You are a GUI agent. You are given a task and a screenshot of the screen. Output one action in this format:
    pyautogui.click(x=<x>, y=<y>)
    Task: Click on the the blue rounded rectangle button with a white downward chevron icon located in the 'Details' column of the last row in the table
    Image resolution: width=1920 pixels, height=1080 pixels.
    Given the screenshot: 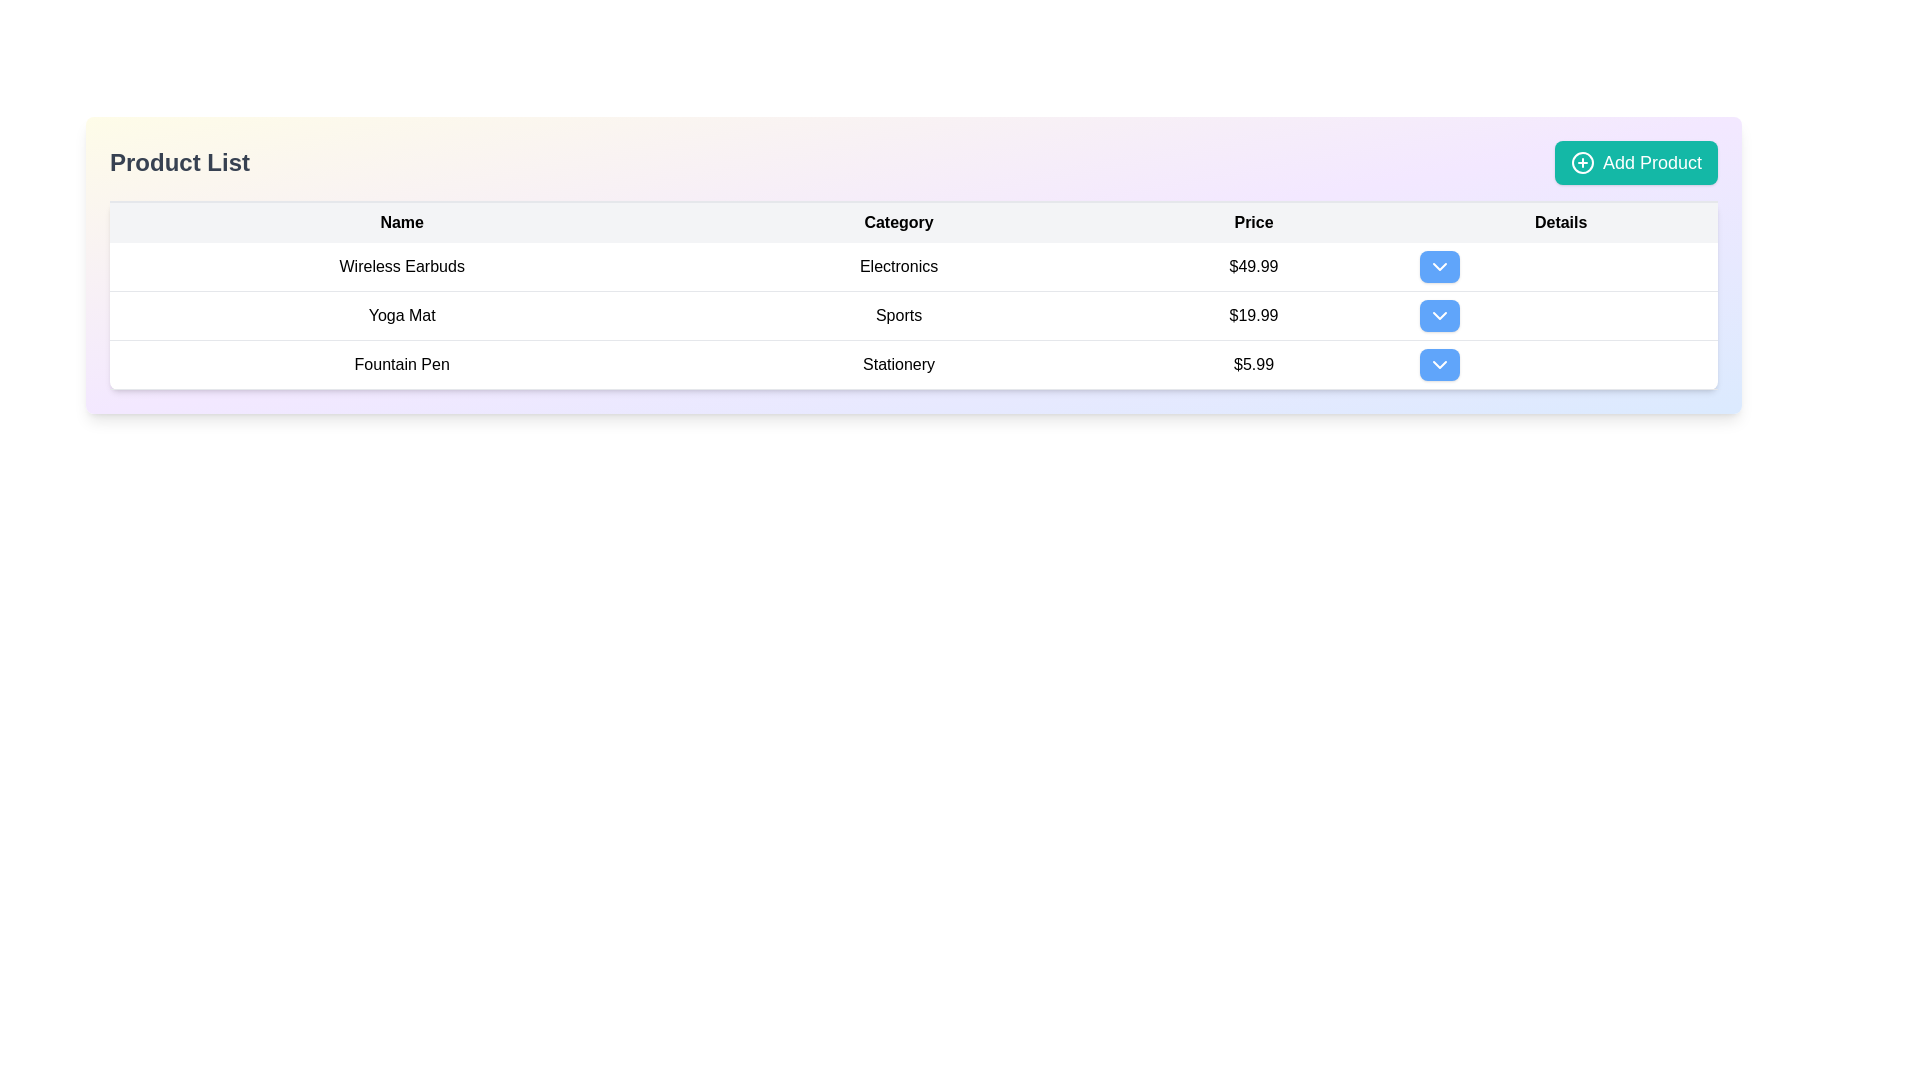 What is the action you would take?
    pyautogui.click(x=1440, y=365)
    